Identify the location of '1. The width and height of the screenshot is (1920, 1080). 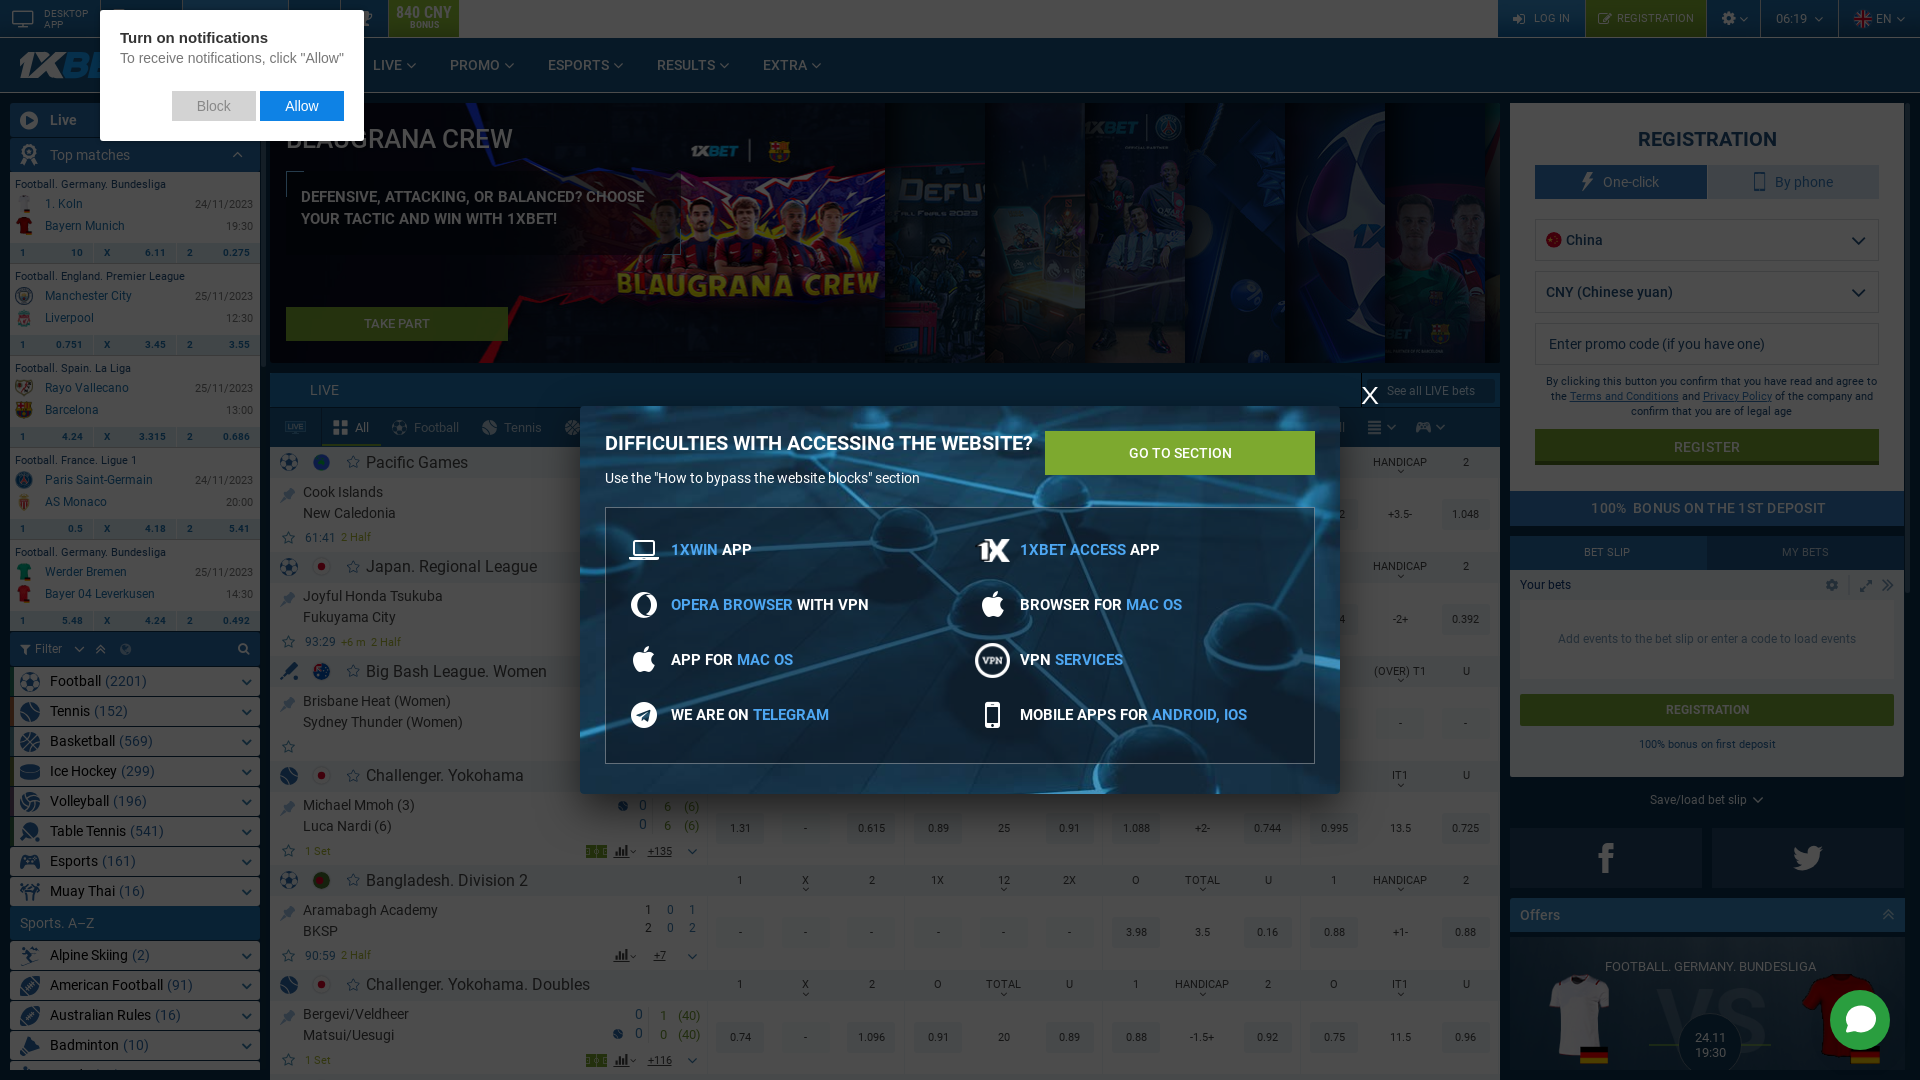
(51, 252).